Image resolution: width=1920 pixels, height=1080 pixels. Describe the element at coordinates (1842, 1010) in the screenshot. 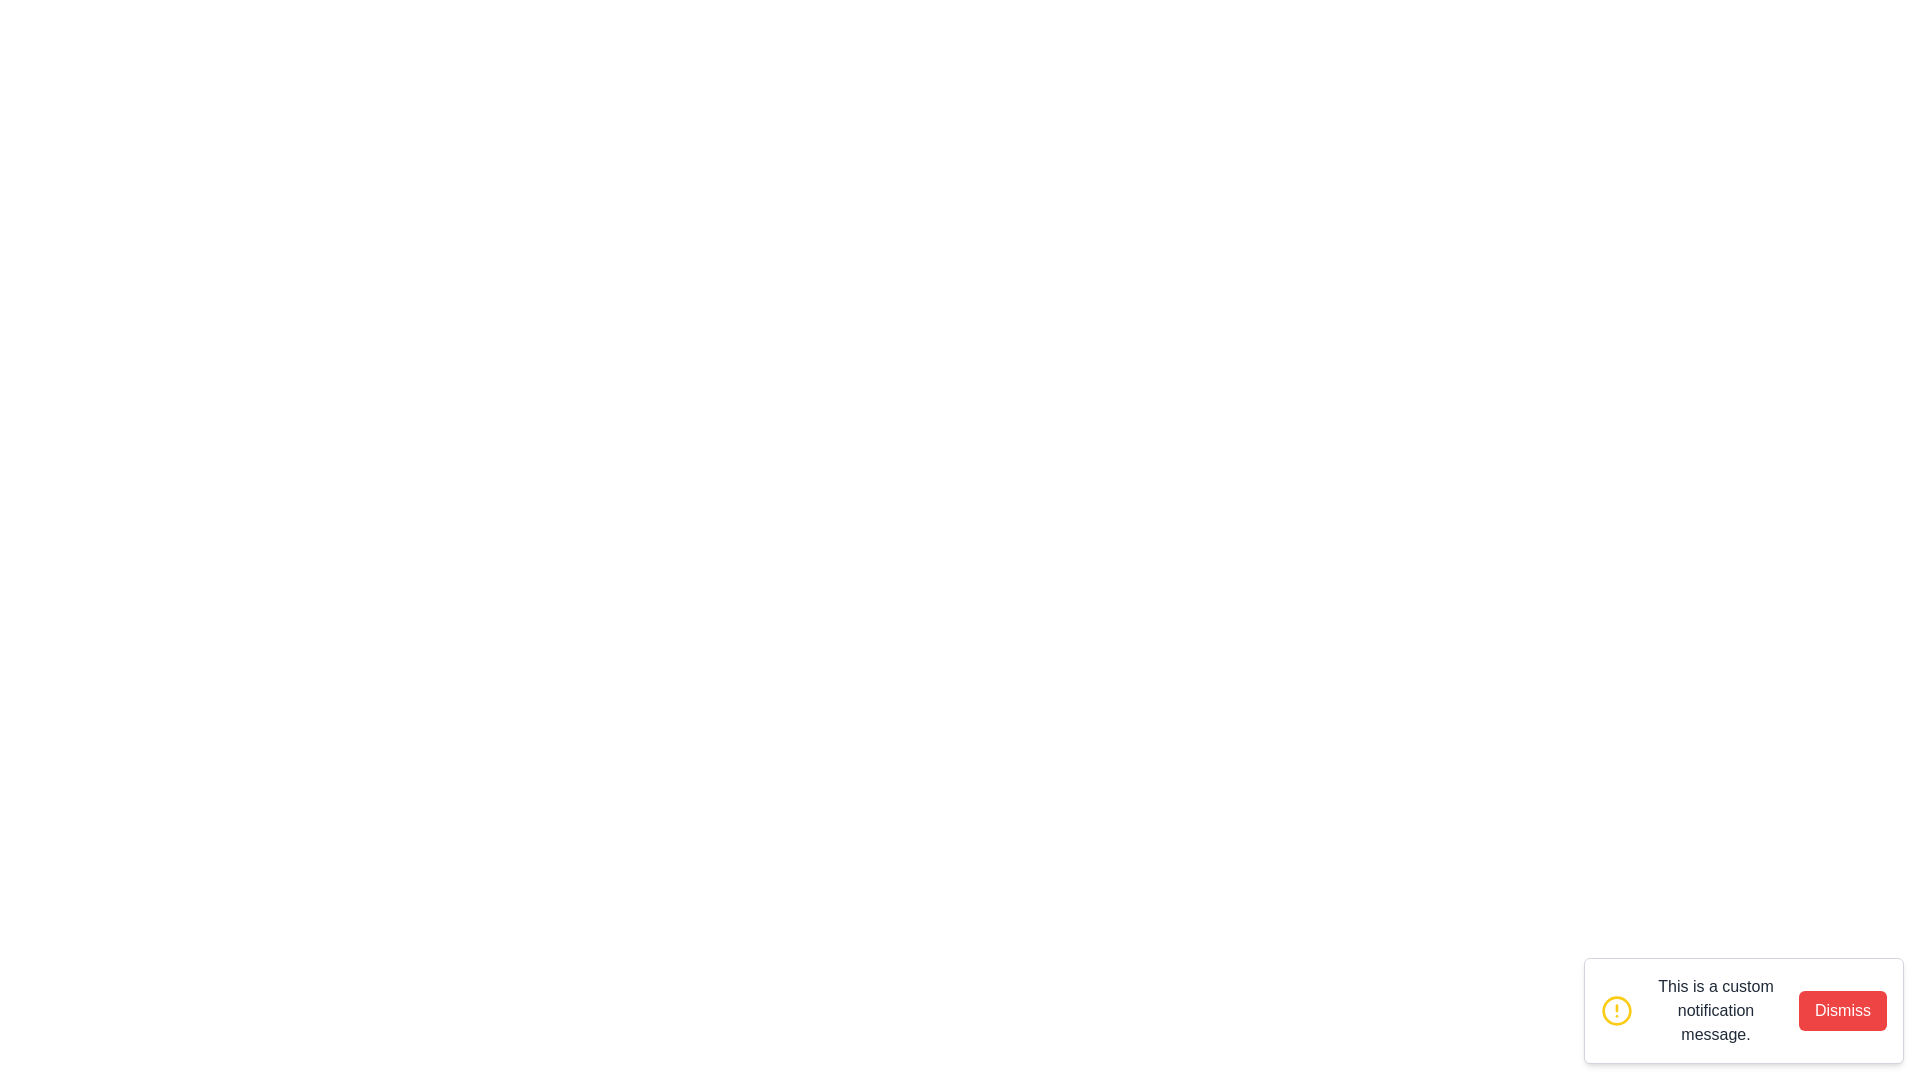

I see `the 'Dismiss' button, which is a rectangular button with white text on a red background located at the bottom-right corner of a notification box` at that location.